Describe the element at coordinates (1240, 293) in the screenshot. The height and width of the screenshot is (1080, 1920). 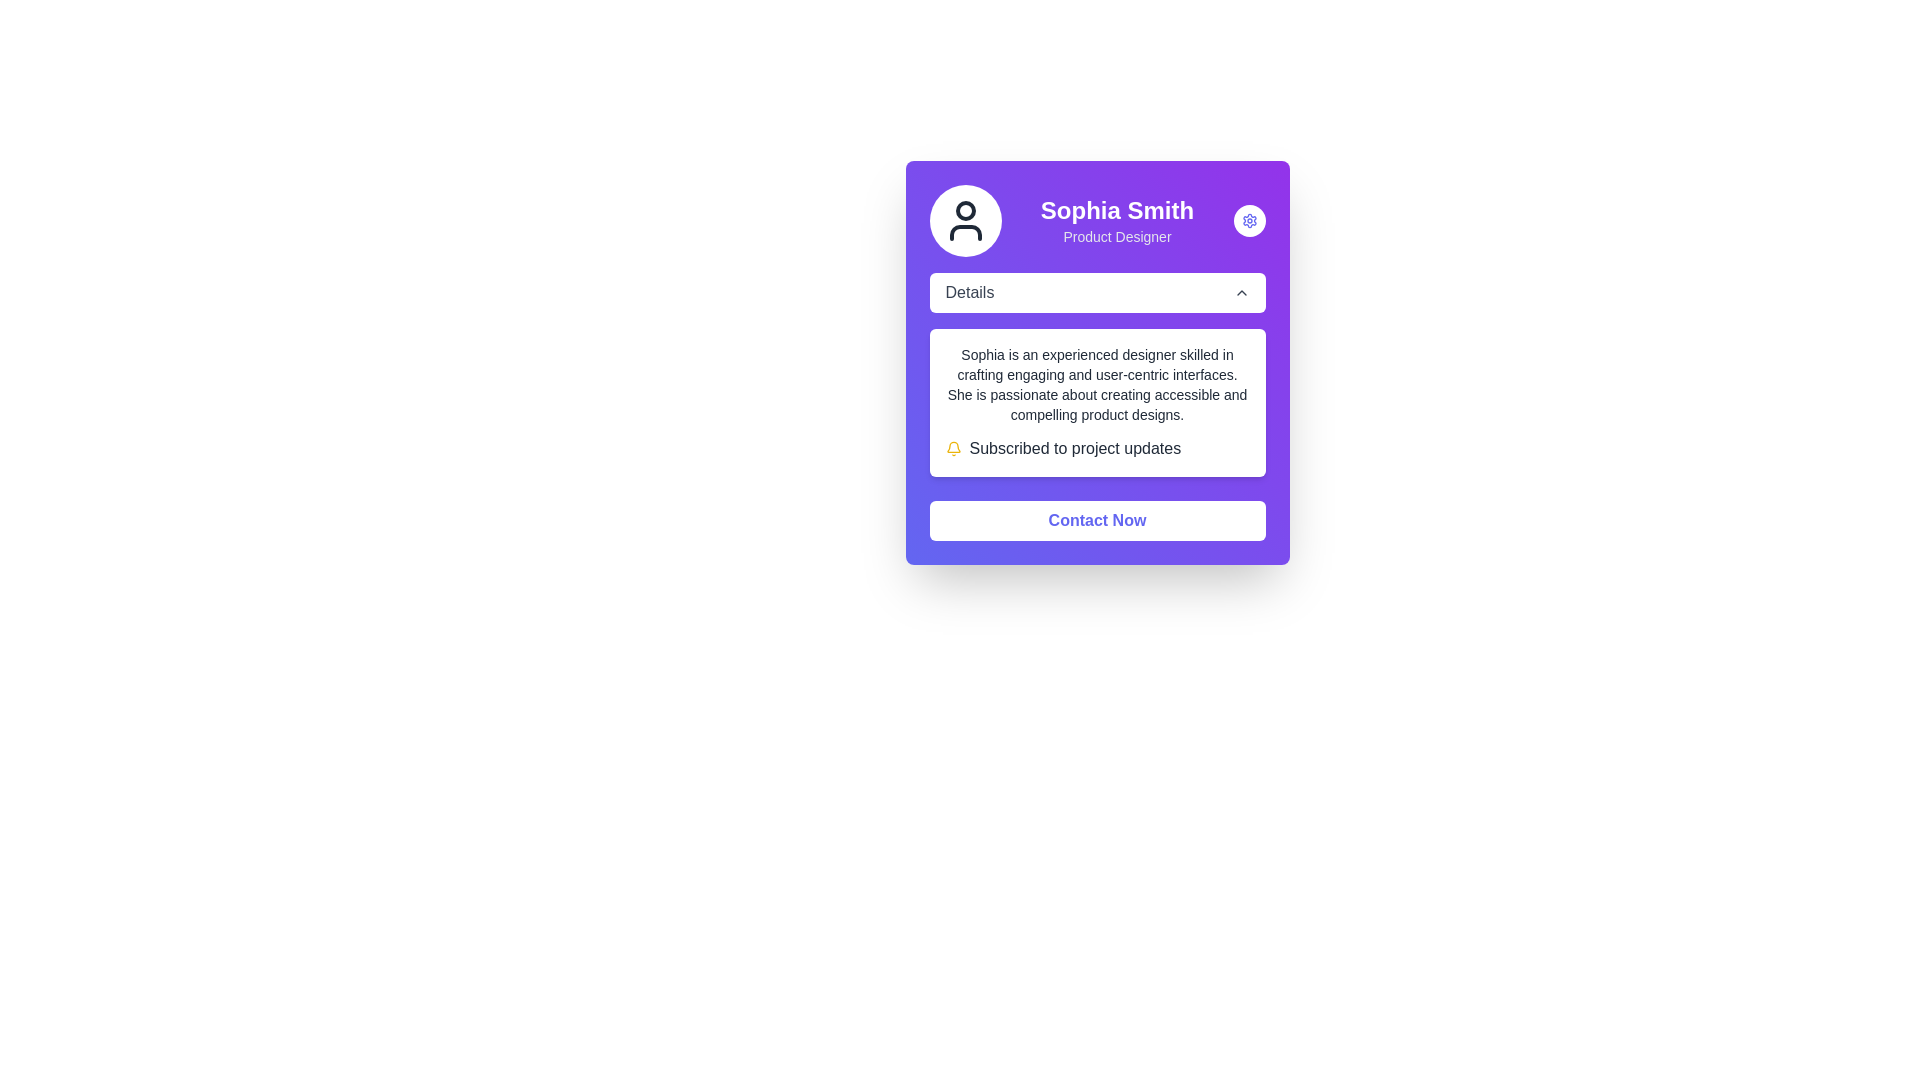
I see `the chevron-up icon located at the right end of the 'Details' button` at that location.